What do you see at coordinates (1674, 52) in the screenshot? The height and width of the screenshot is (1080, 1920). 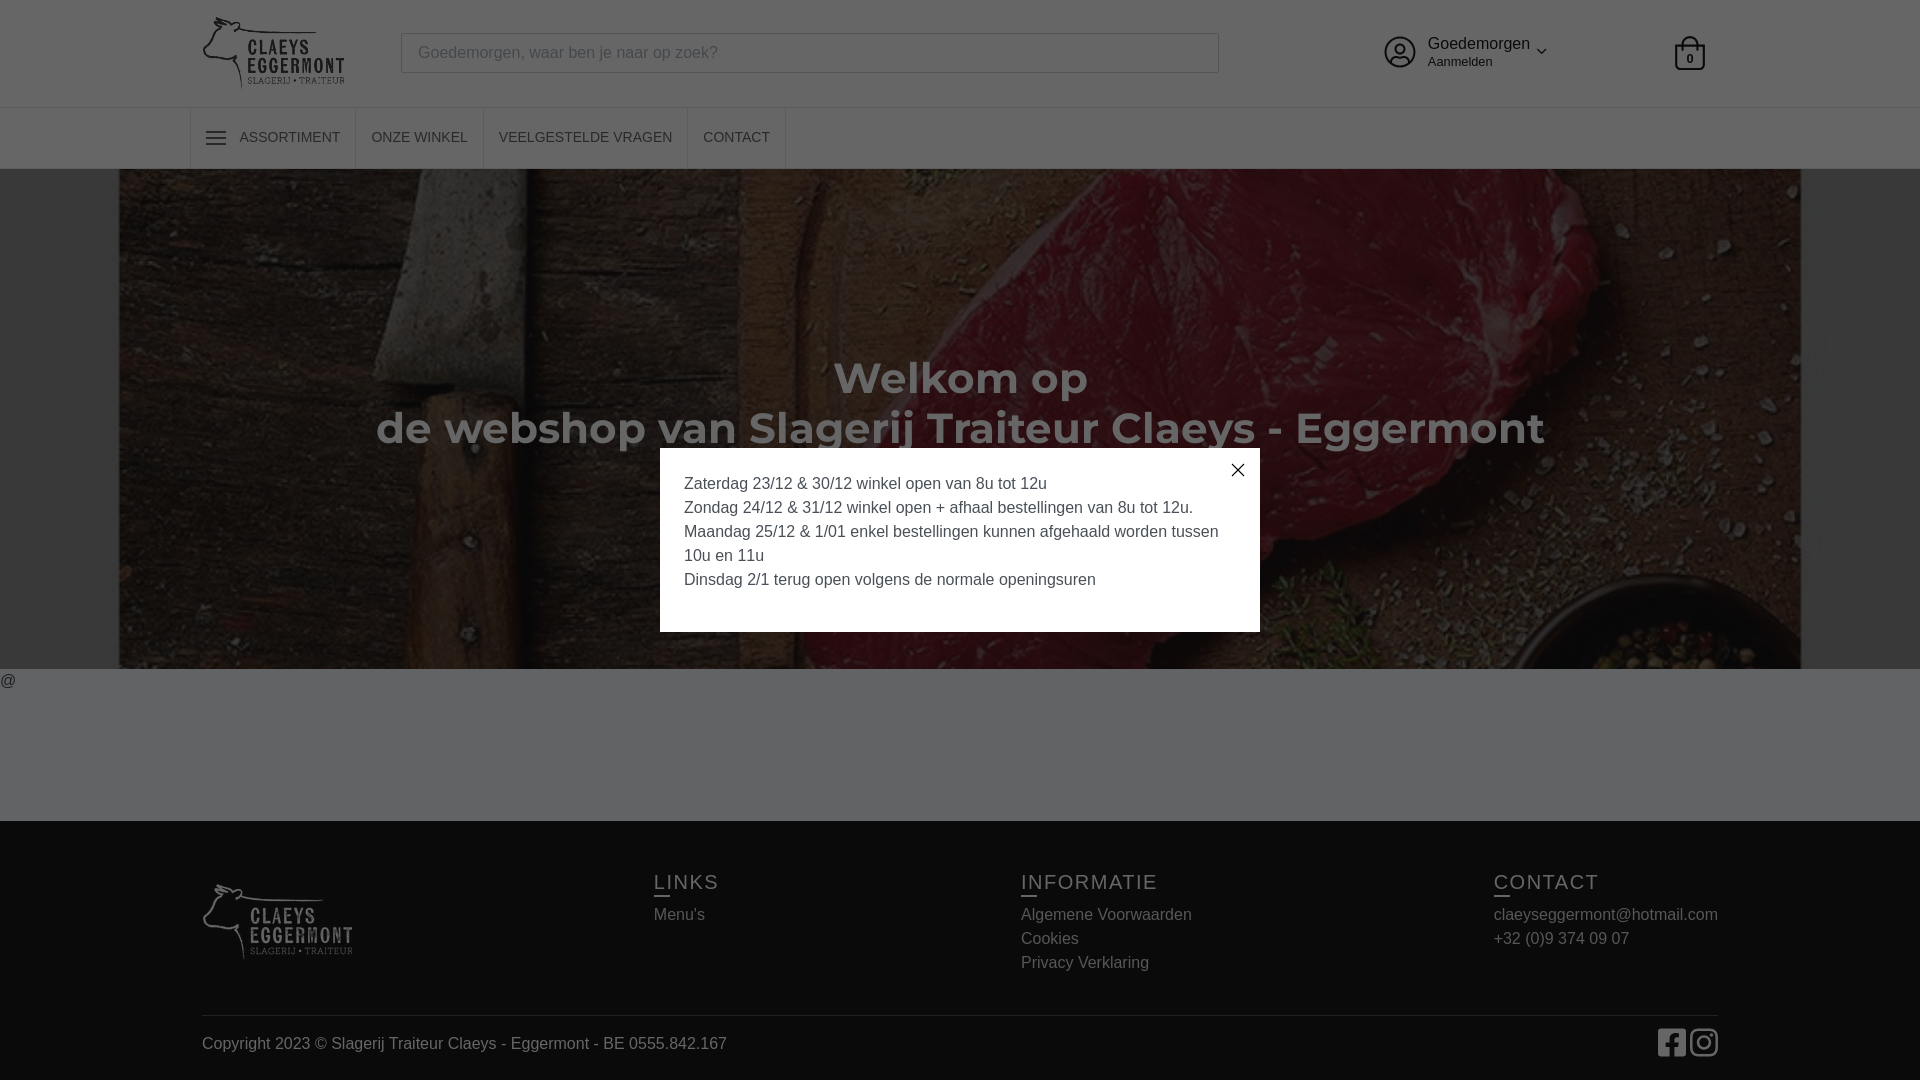 I see `'0'` at bounding box center [1674, 52].